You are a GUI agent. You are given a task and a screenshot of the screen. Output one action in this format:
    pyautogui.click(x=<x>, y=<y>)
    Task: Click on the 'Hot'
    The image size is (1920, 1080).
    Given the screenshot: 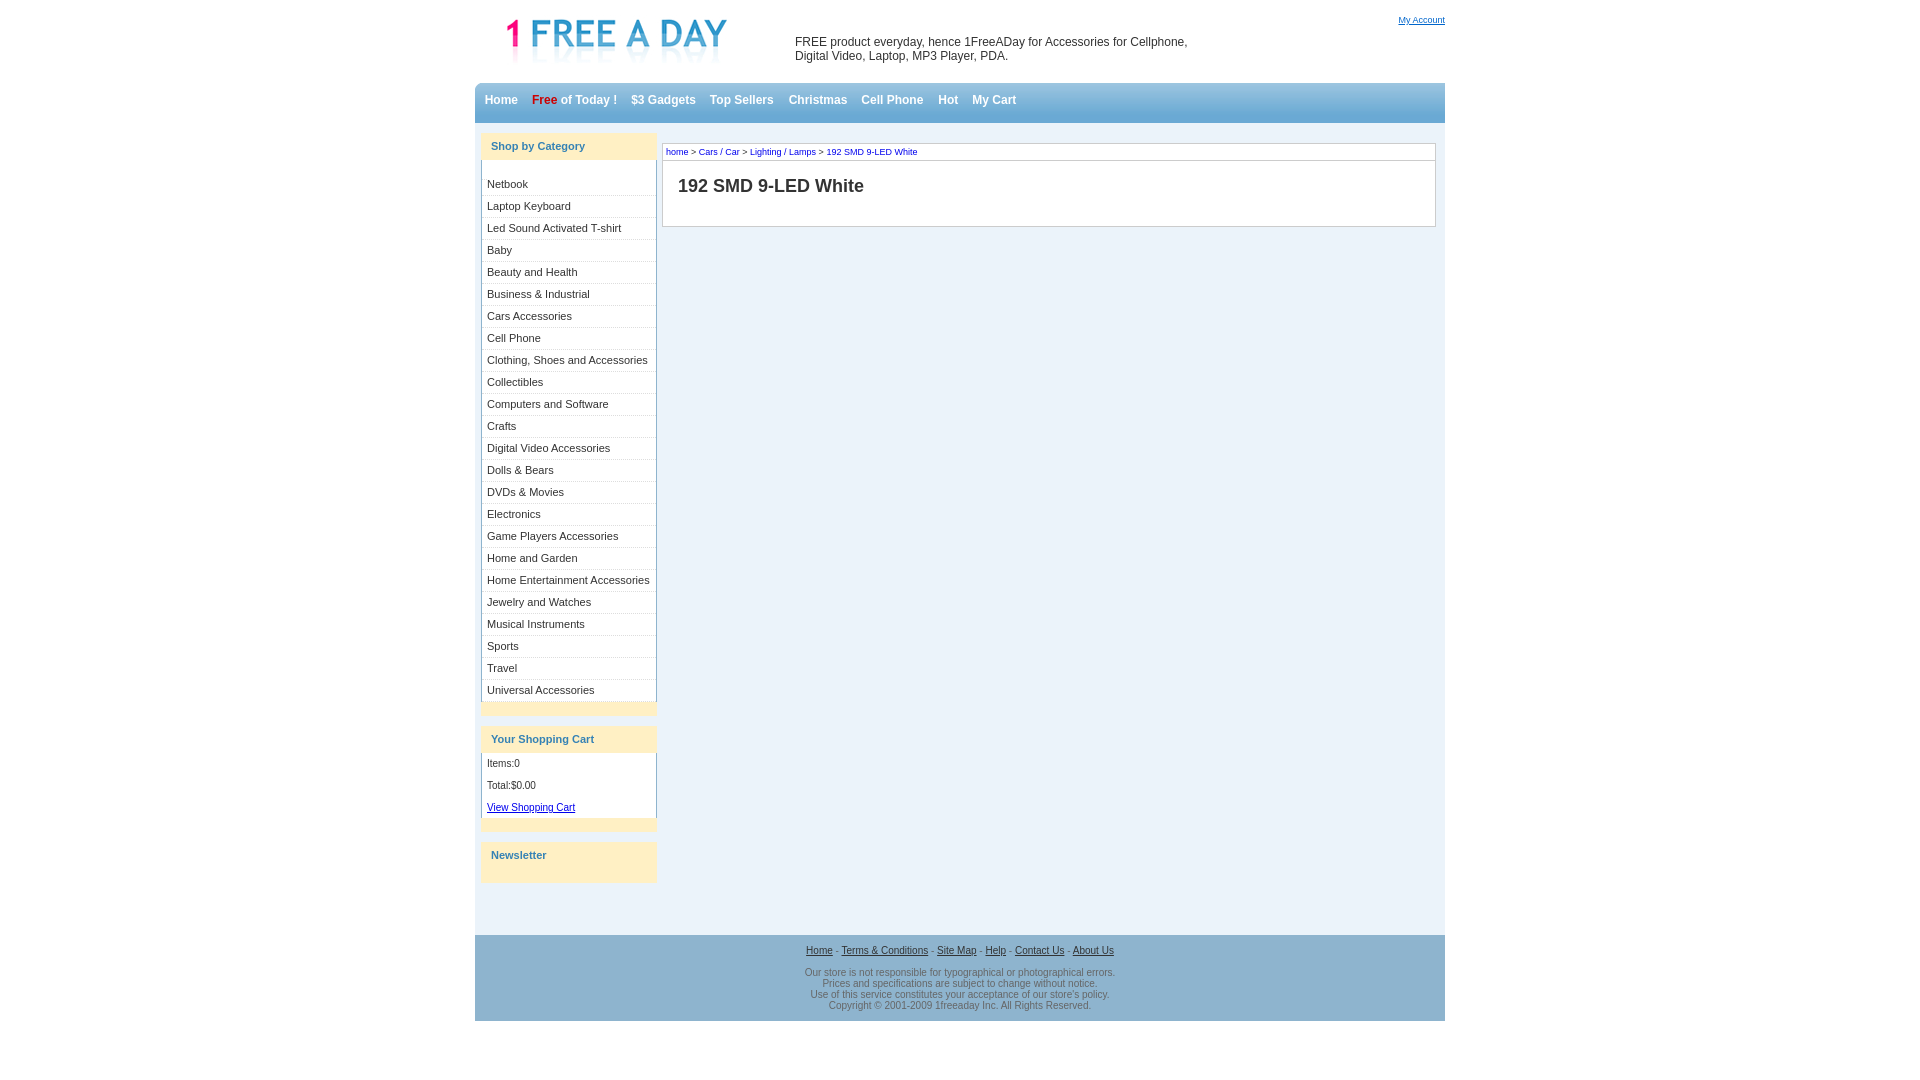 What is the action you would take?
    pyautogui.click(x=946, y=100)
    